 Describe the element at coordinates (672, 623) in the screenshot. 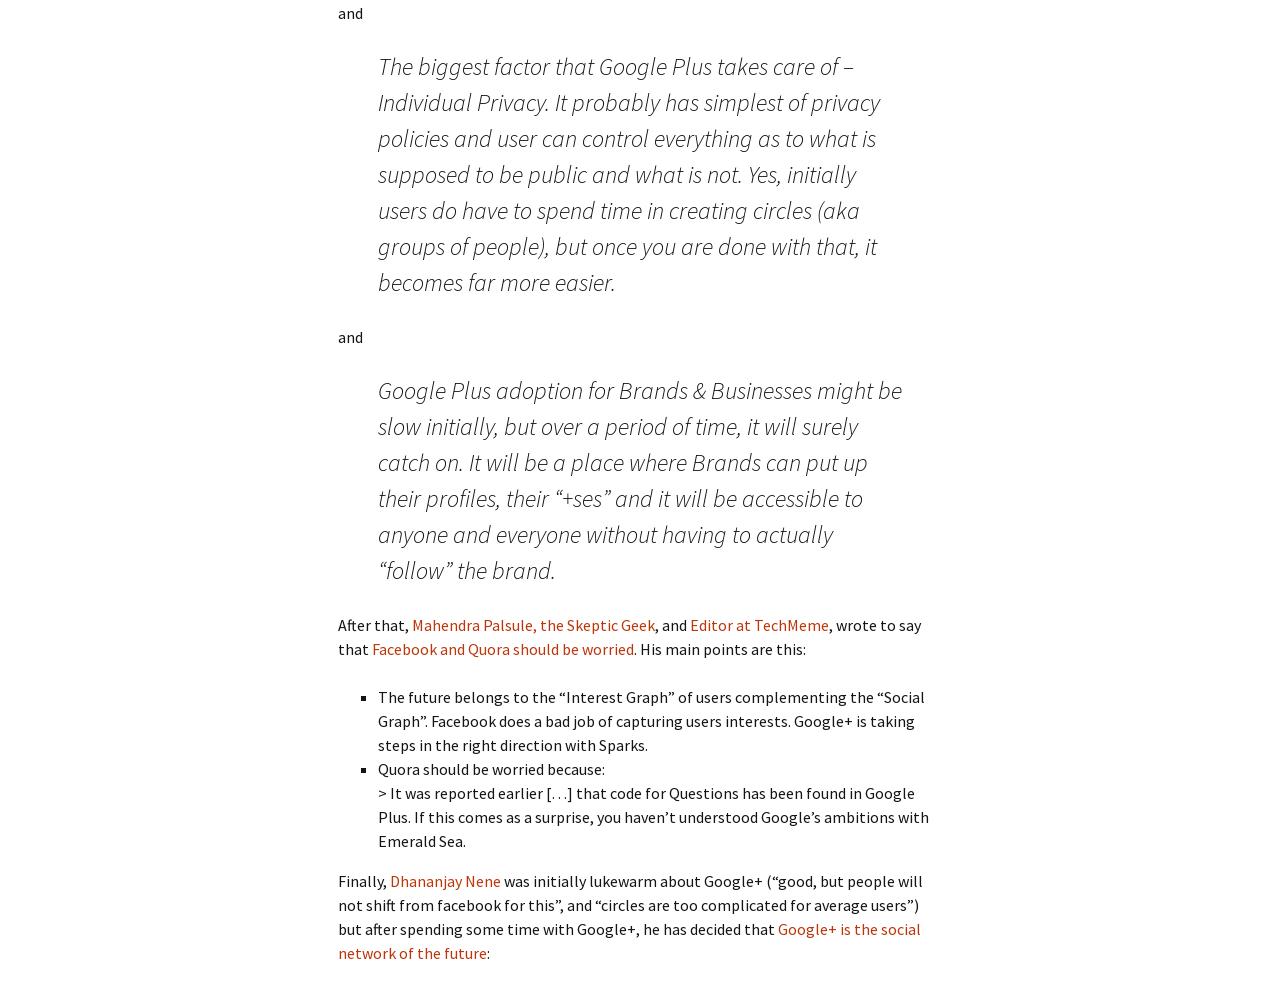

I see `', and'` at that location.